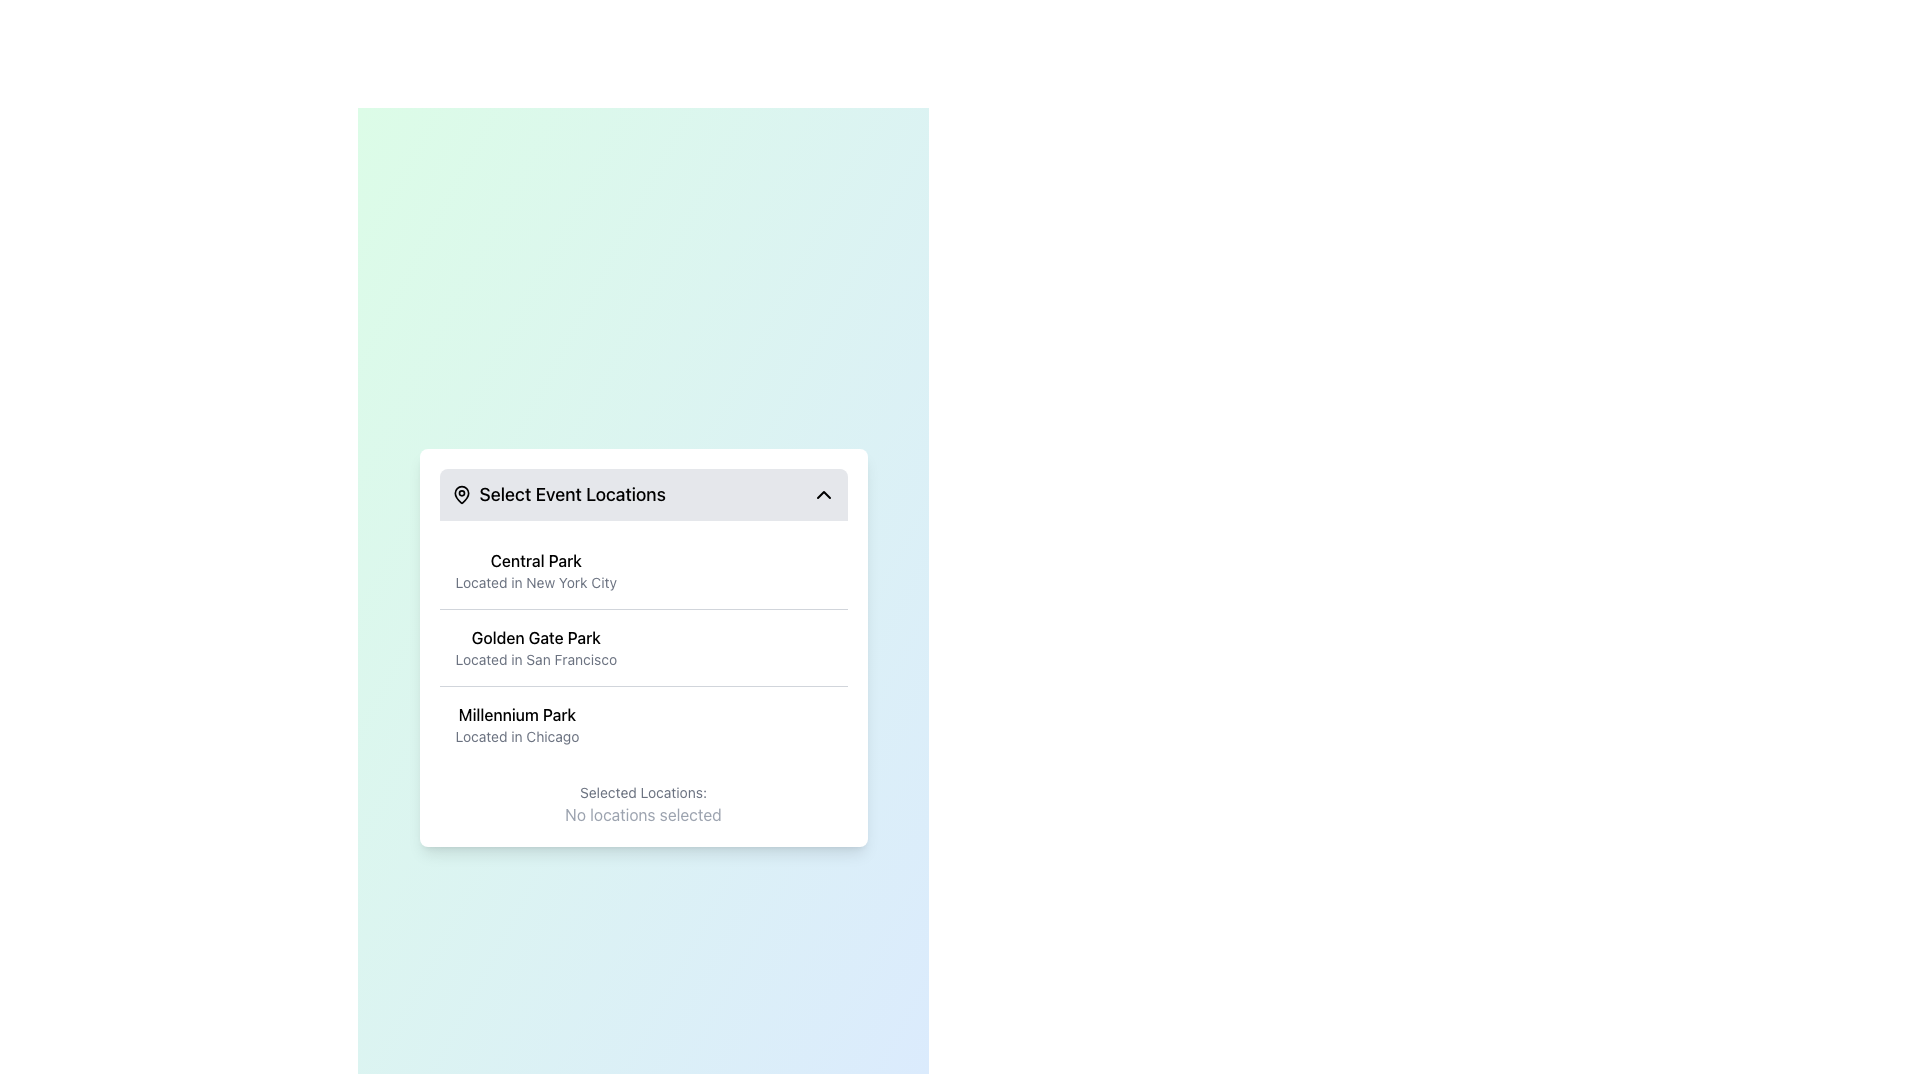 The width and height of the screenshot is (1920, 1080). I want to click on the Text Display element that provides feedback about selected locations, indicating 'No locations selected.' if none are chosen, so click(643, 793).